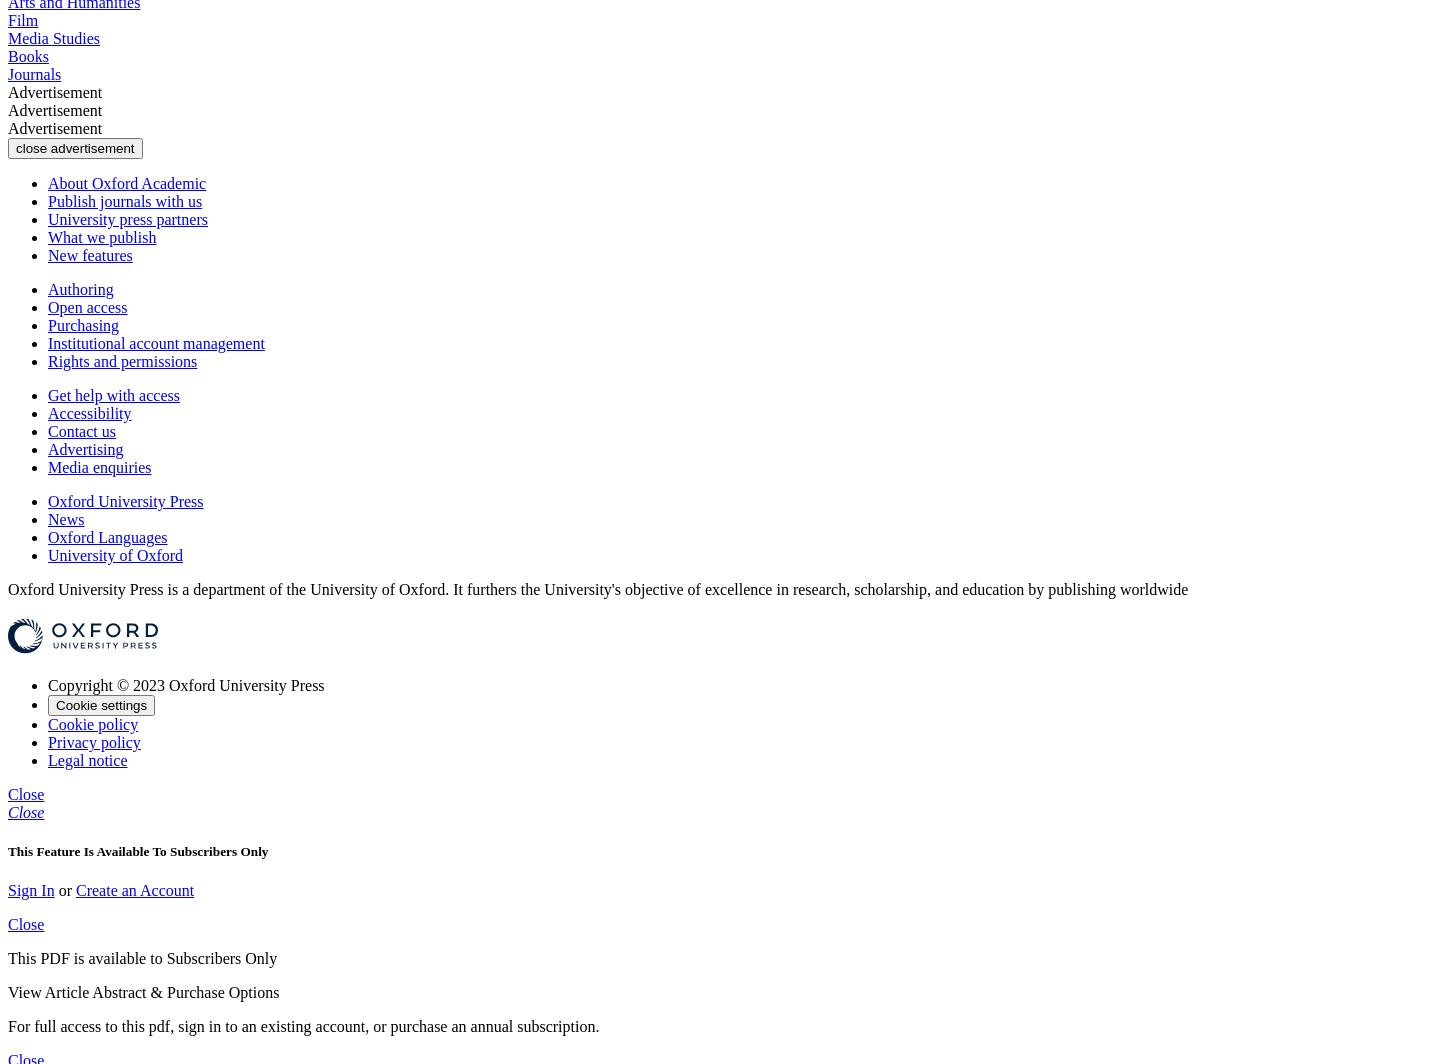  I want to click on 'Authoring', so click(80, 288).